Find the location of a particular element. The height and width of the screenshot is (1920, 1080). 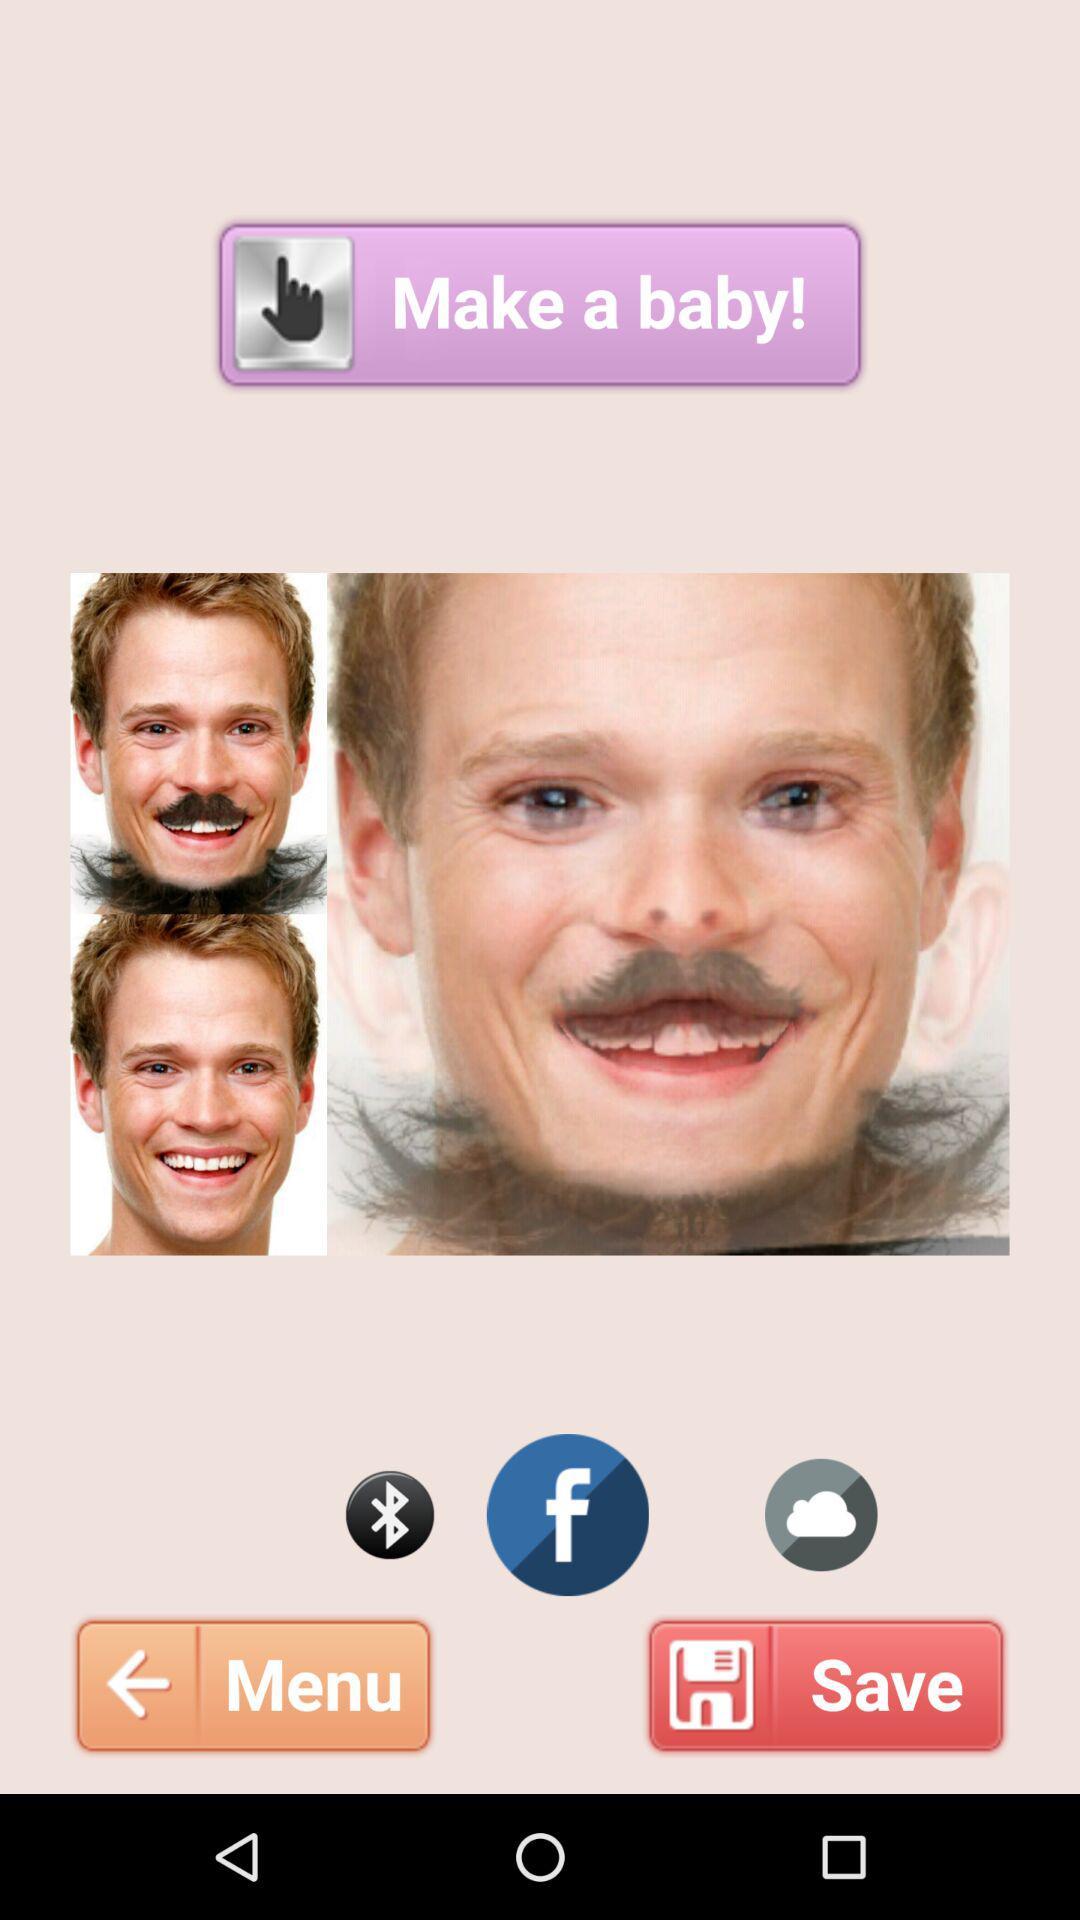

visit facebook page is located at coordinates (568, 1515).